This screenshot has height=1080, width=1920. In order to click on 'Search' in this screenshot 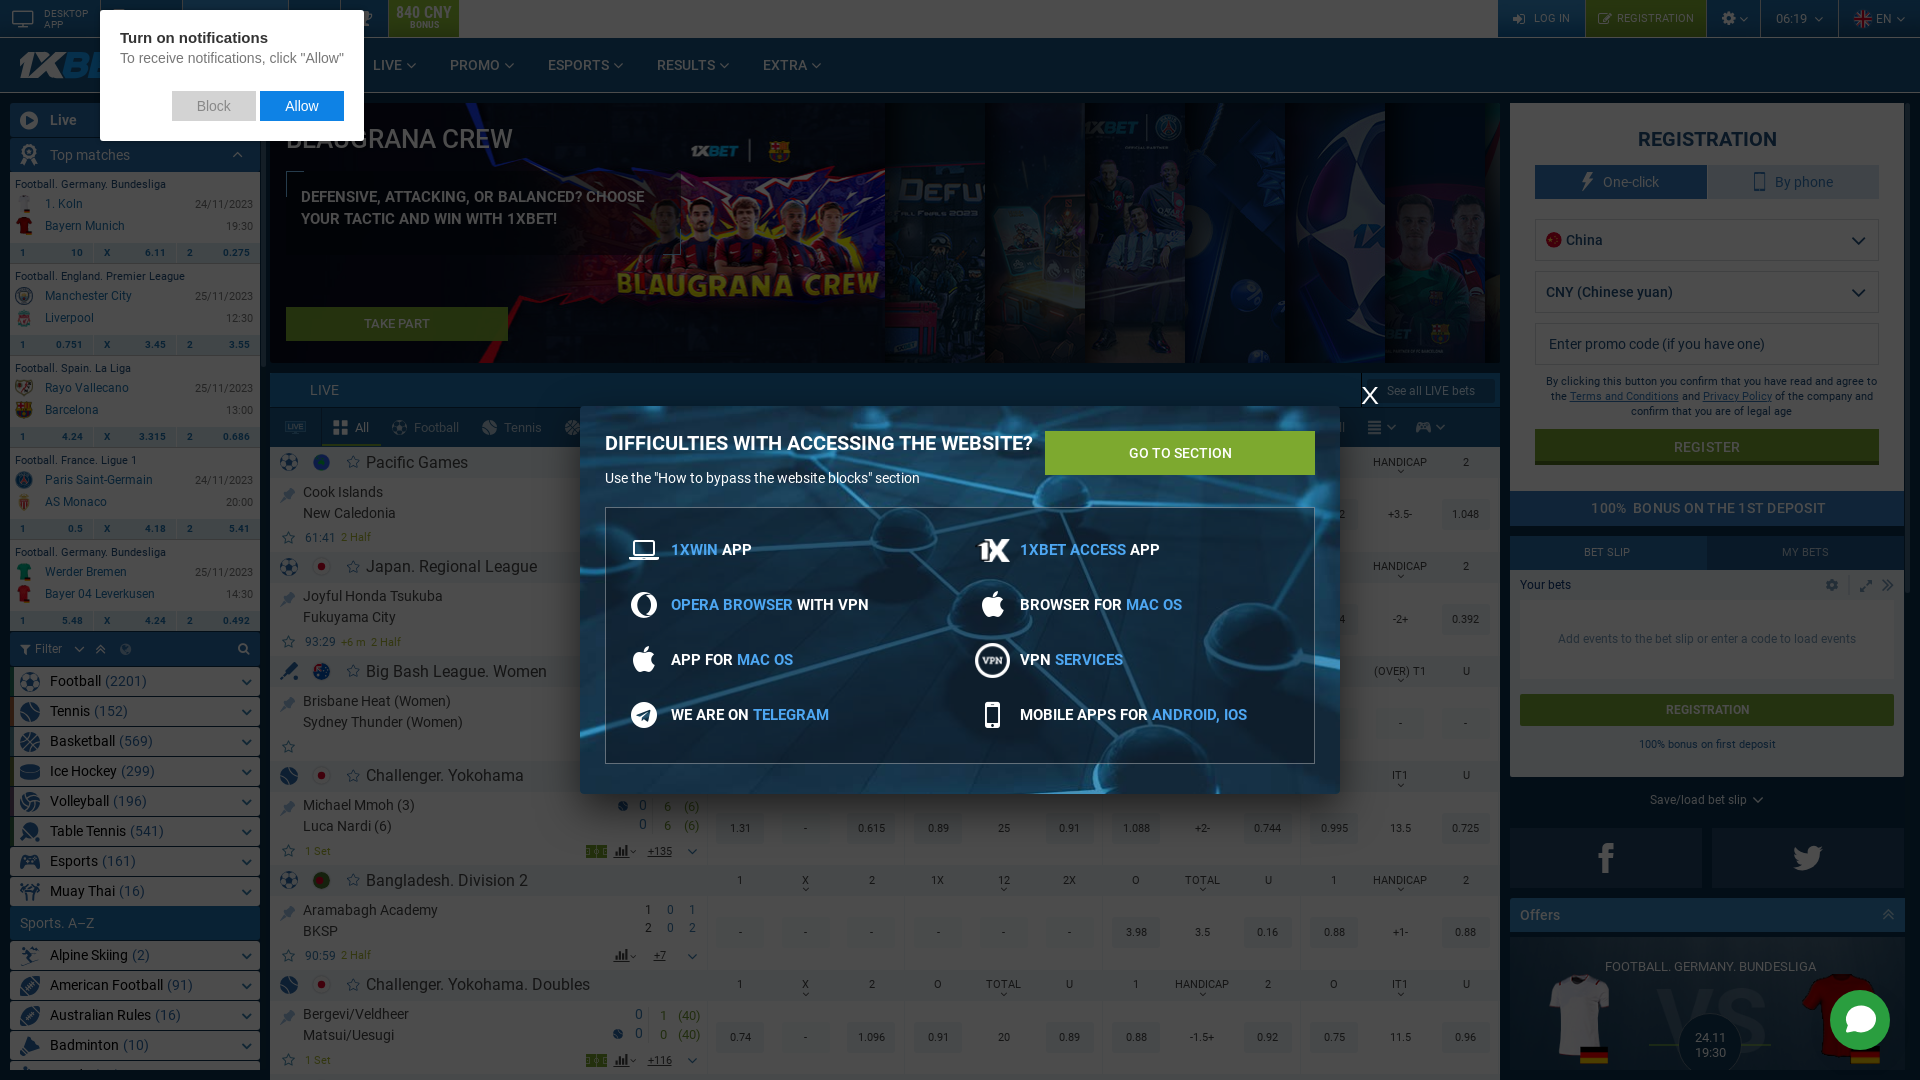, I will do `click(225, 648)`.